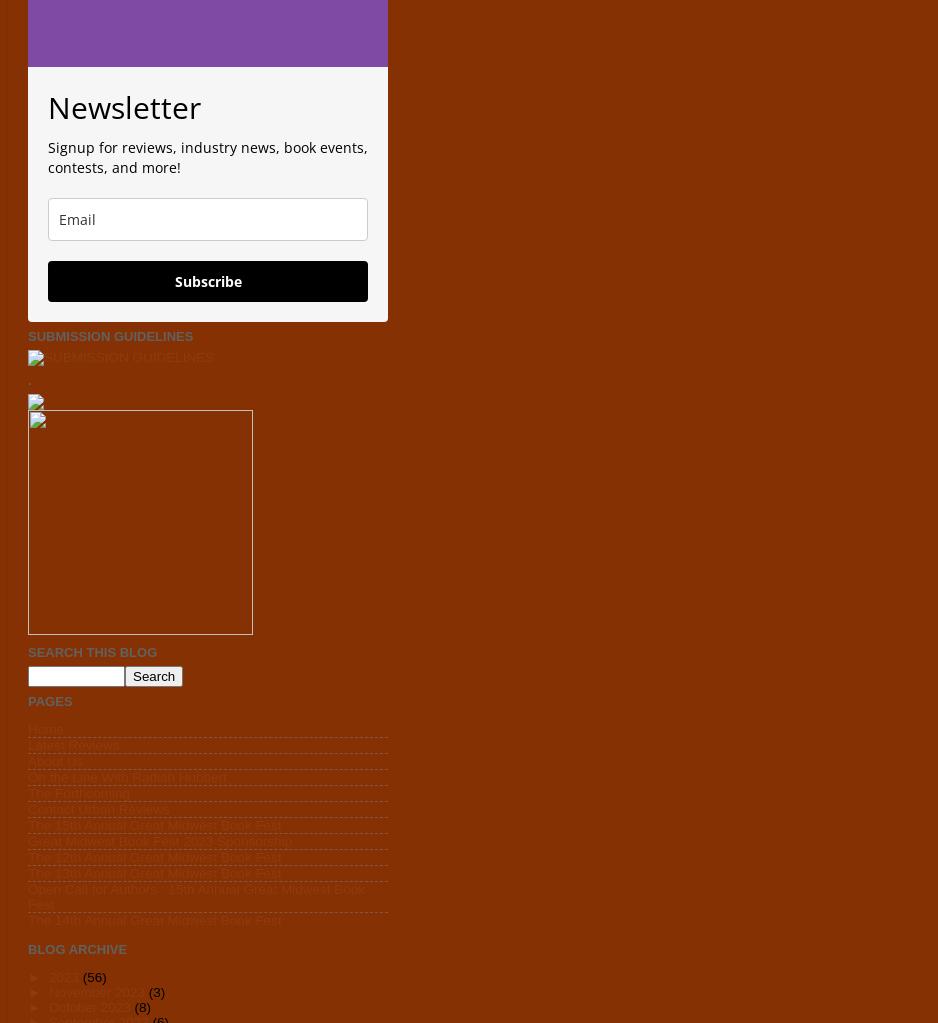  I want to click on '(56)', so click(93, 977).